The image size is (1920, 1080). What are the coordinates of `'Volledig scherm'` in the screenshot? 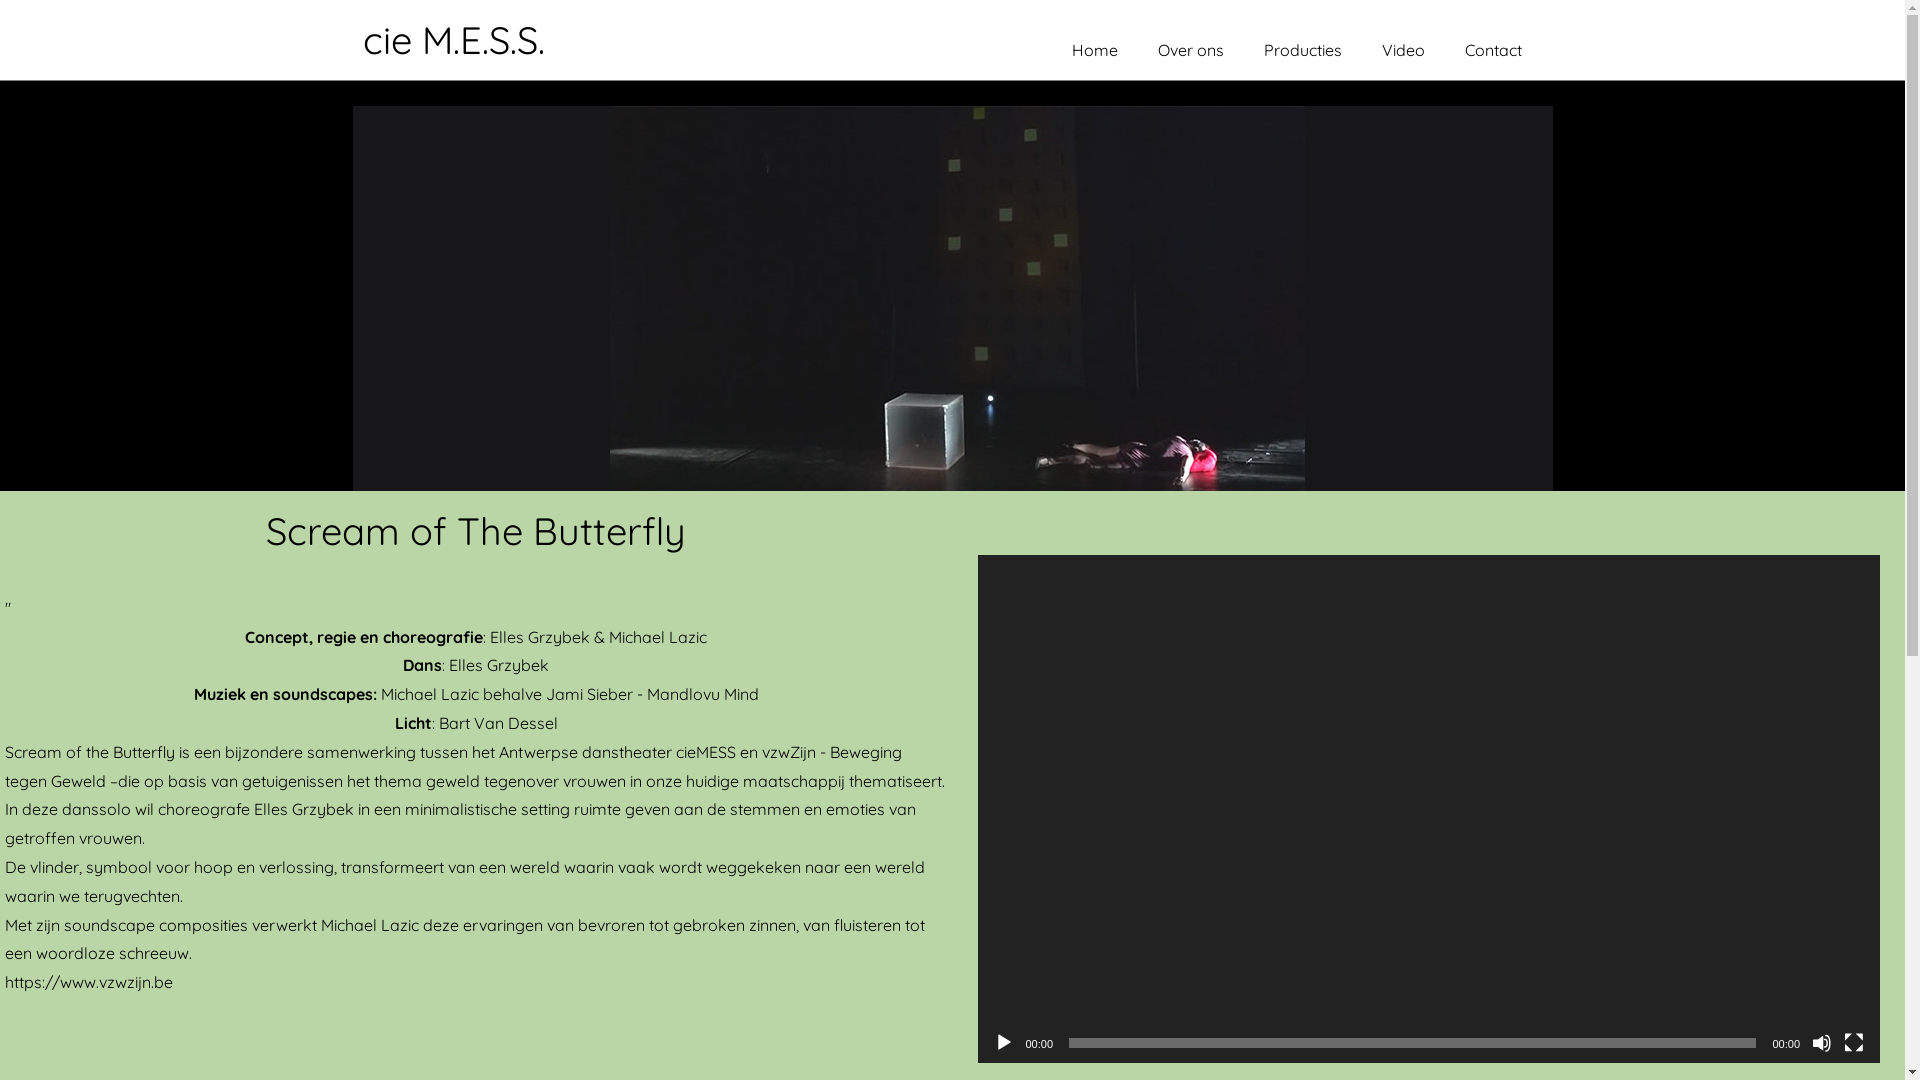 It's located at (1842, 1041).